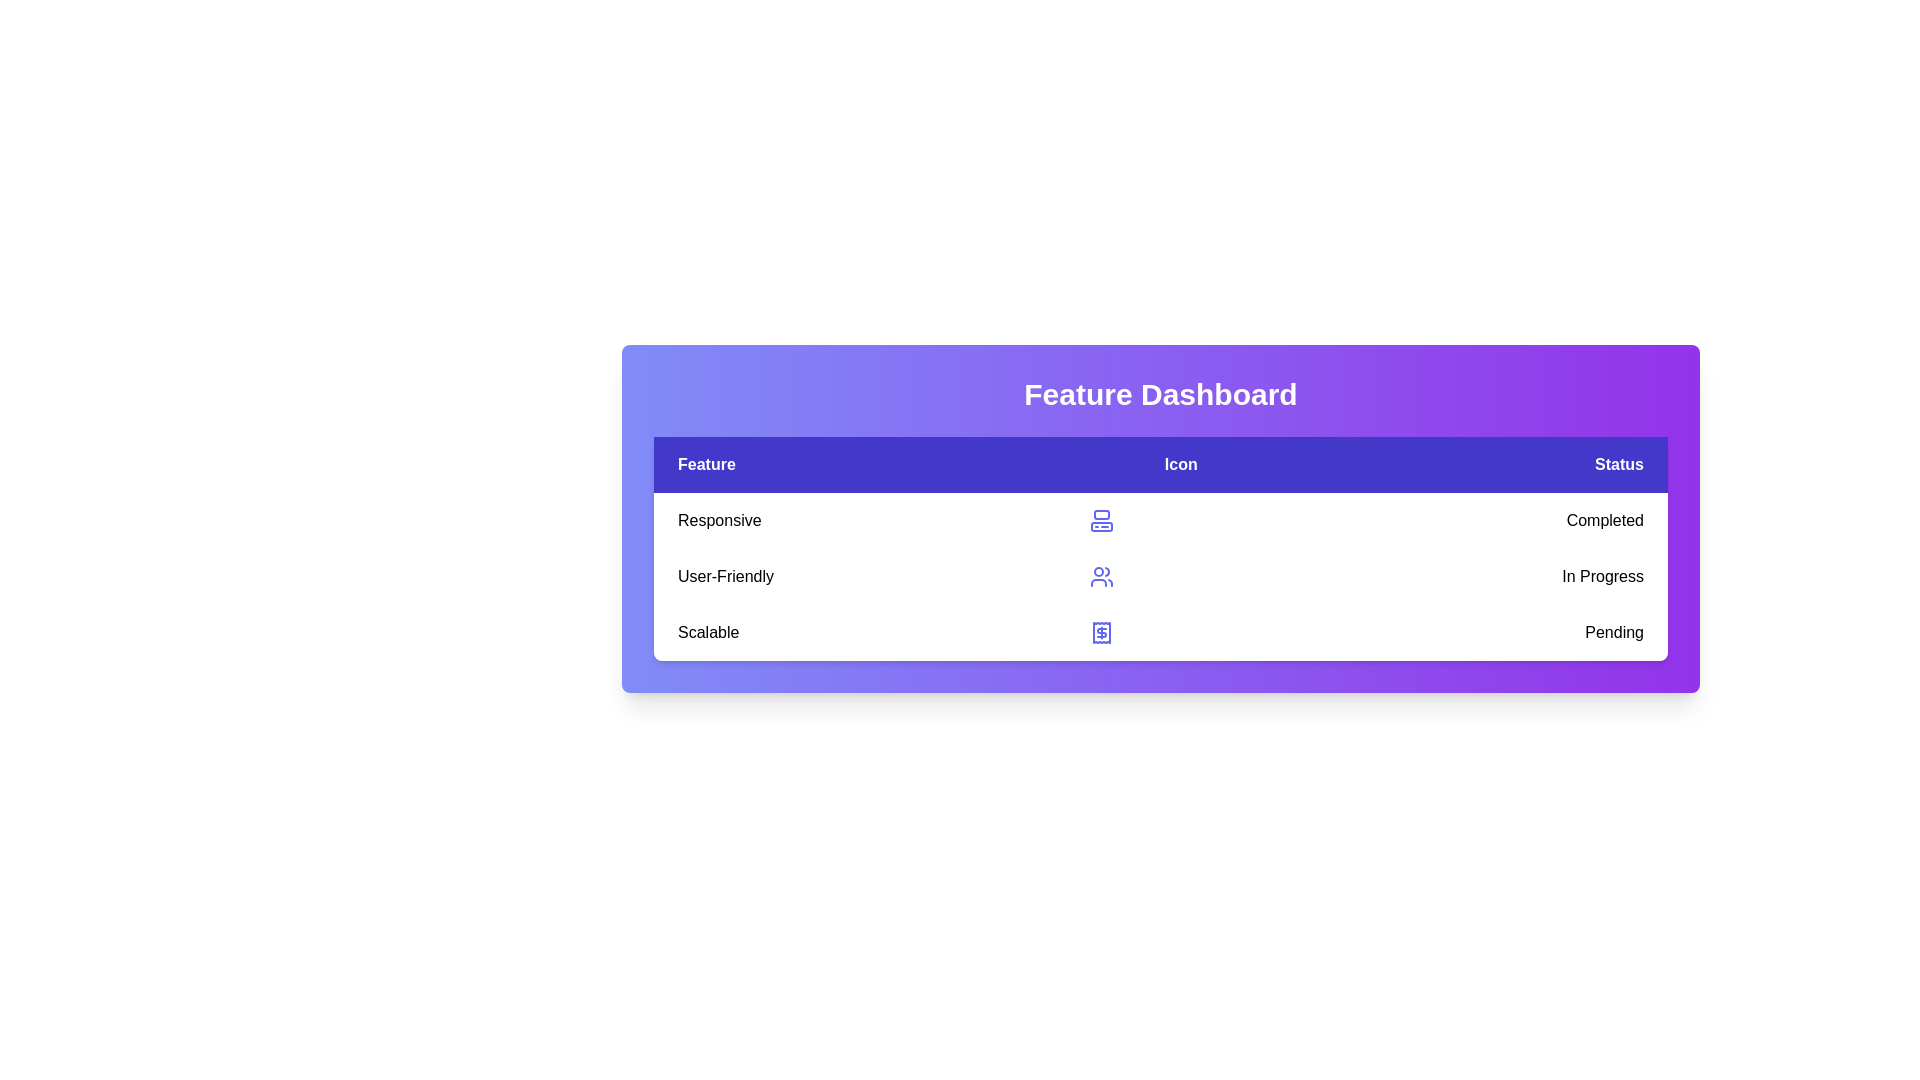 The height and width of the screenshot is (1080, 1920). What do you see at coordinates (1161, 519) in the screenshot?
I see `the first row in the table labeled 'Responsive' to interact with it` at bounding box center [1161, 519].